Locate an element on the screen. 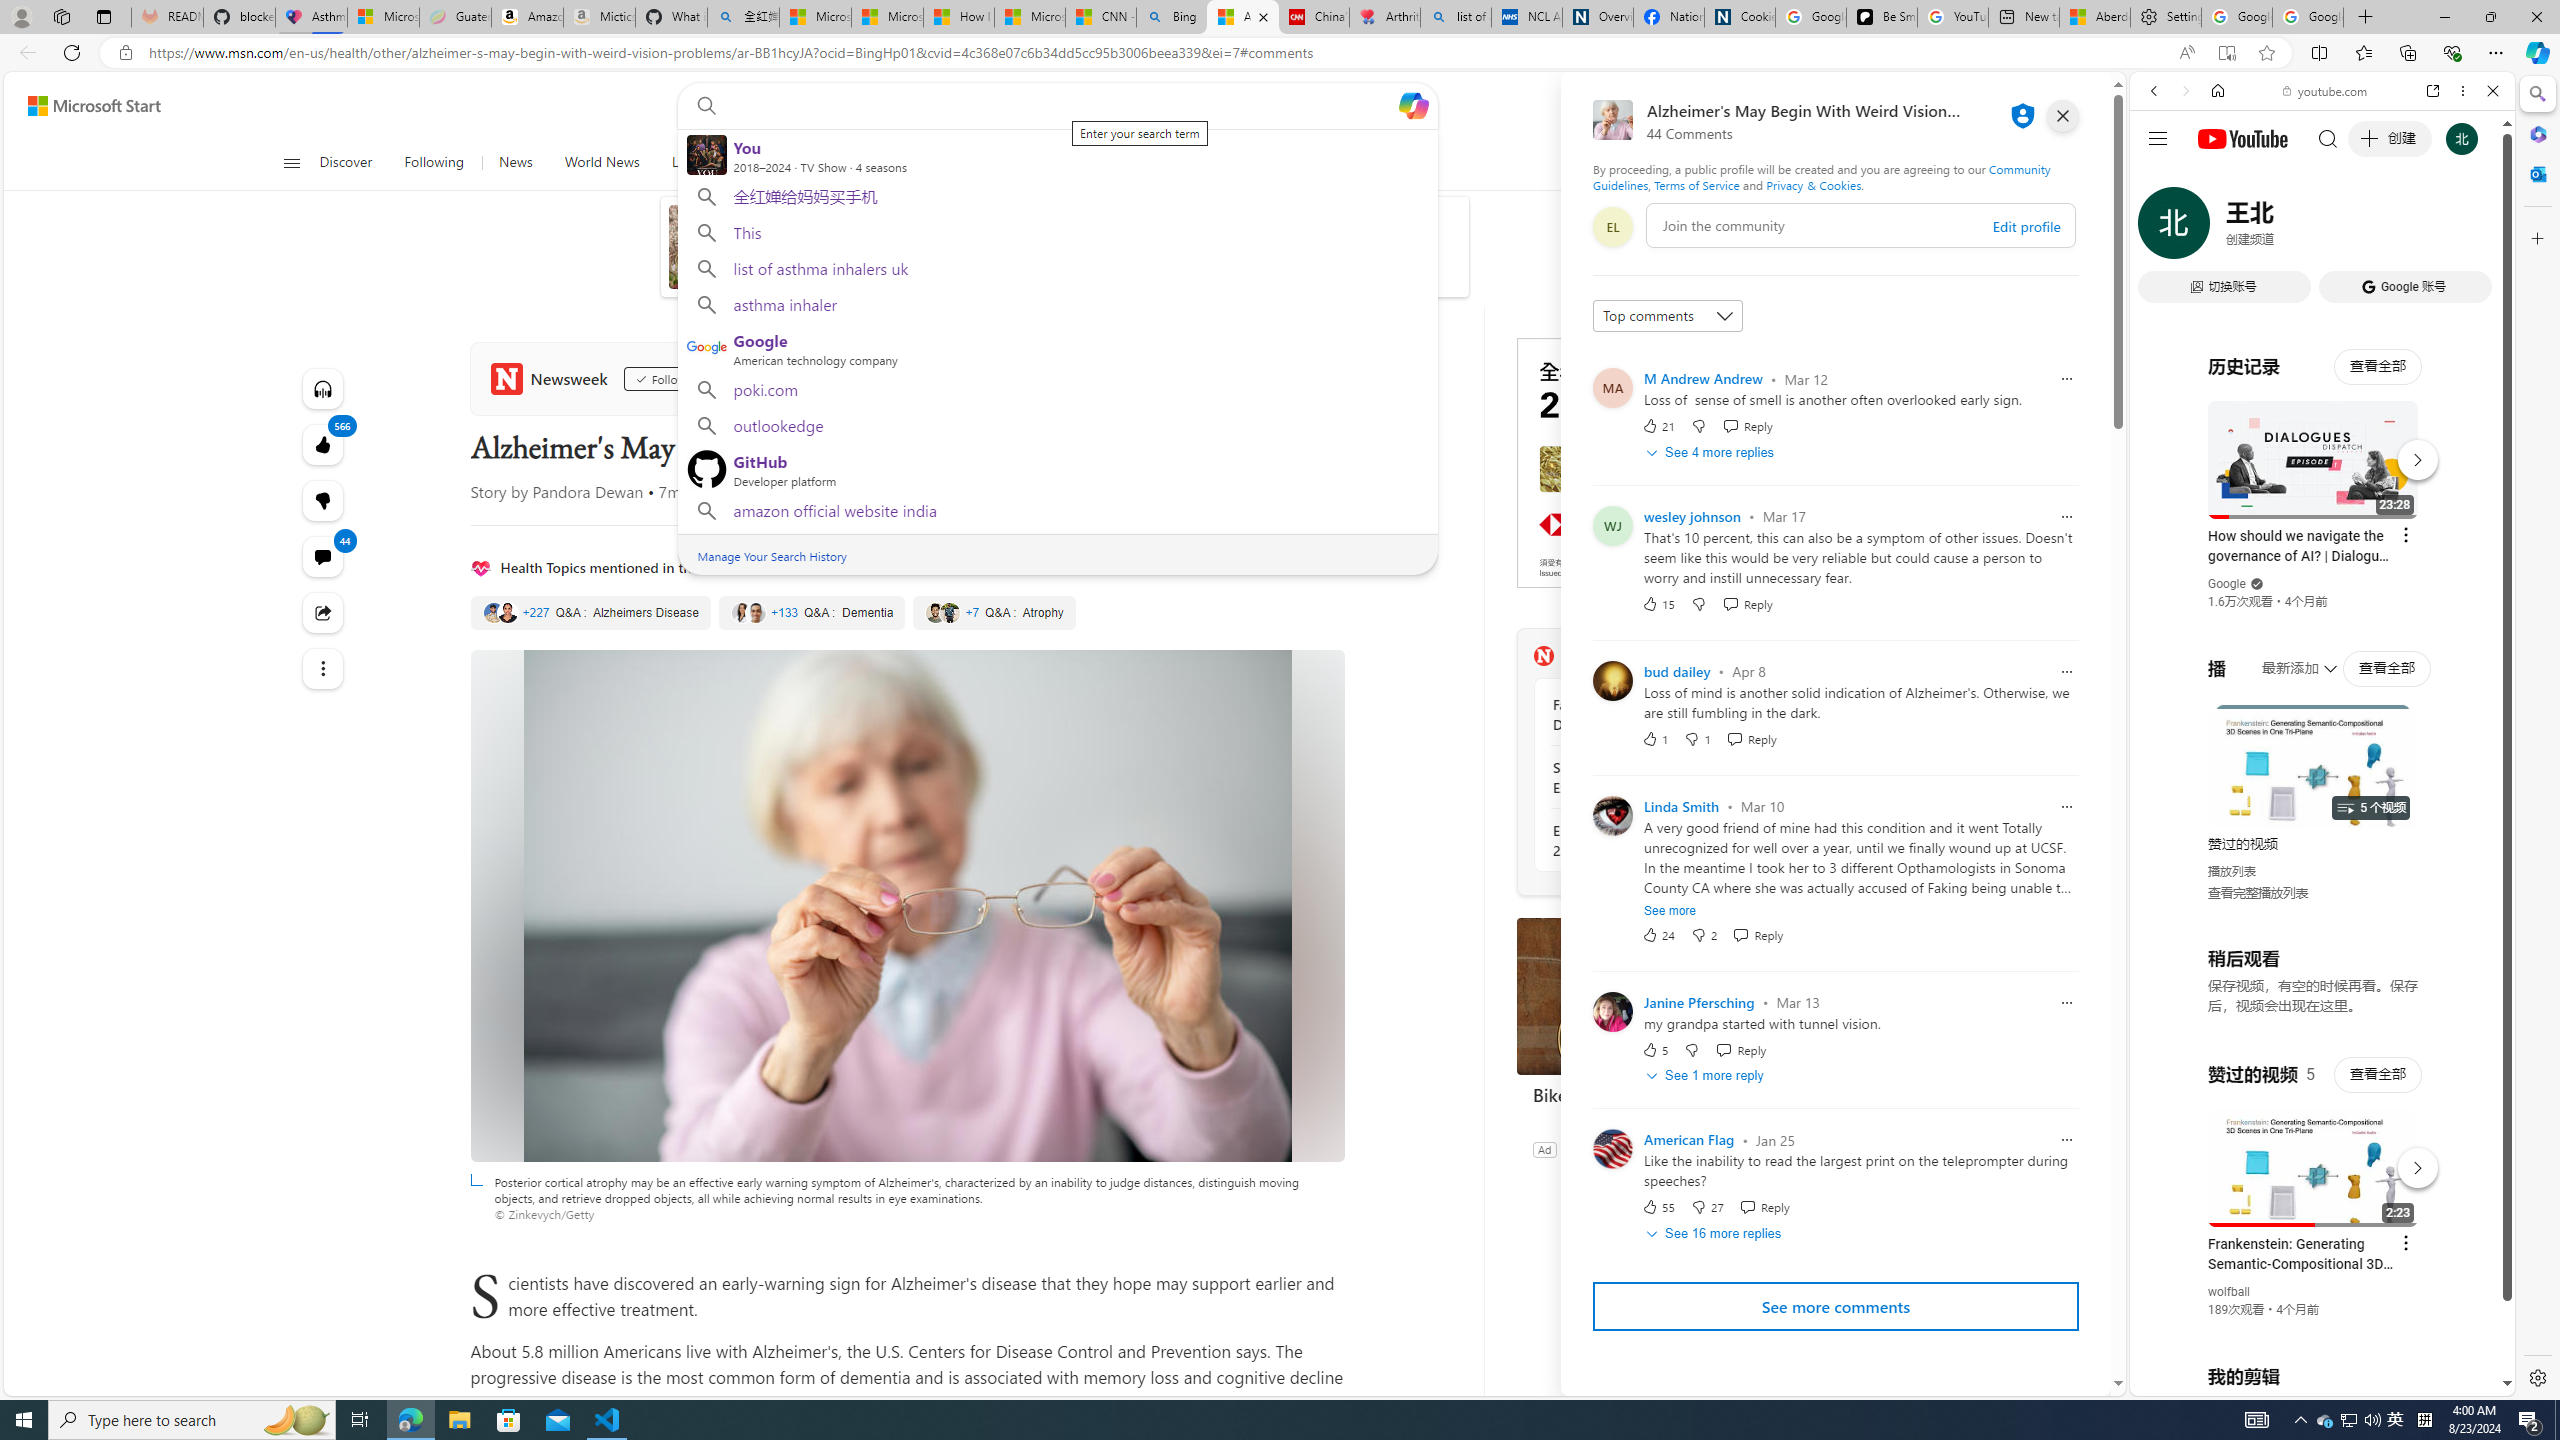  'Alzheimers Disease' is located at coordinates (591, 612).